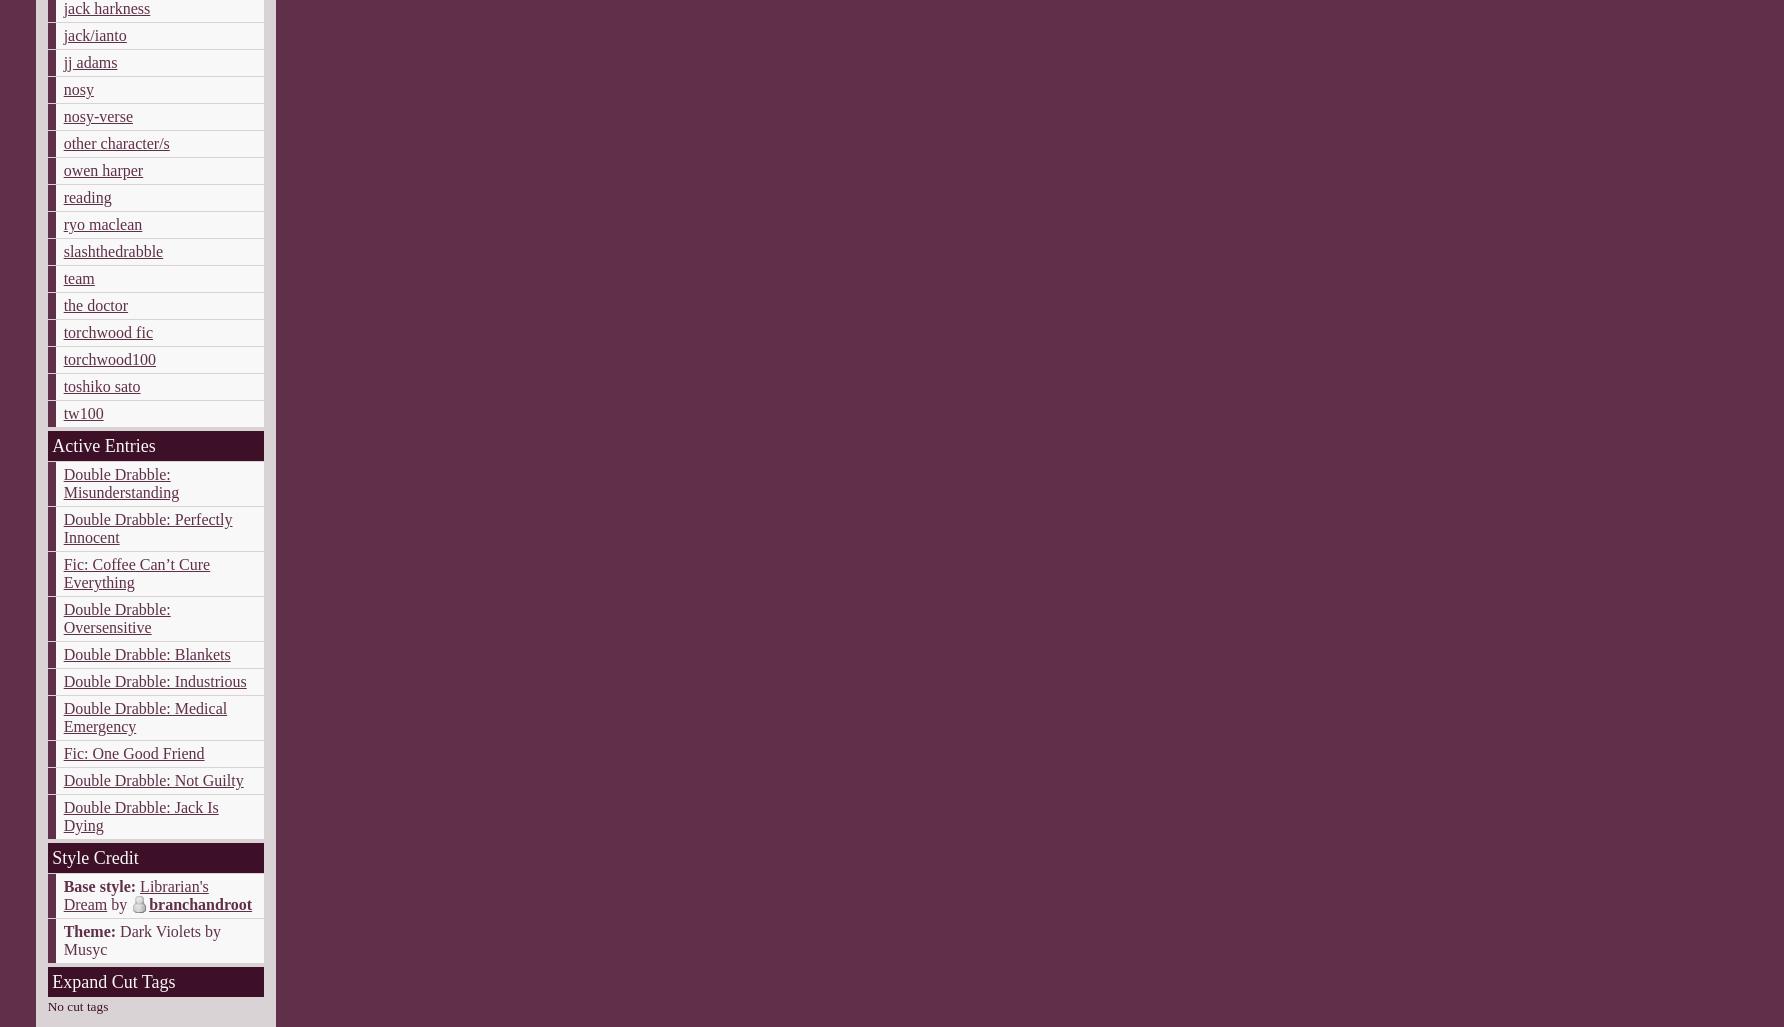 The height and width of the screenshot is (1027, 1784). What do you see at coordinates (102, 170) in the screenshot?
I see `'owen harper'` at bounding box center [102, 170].